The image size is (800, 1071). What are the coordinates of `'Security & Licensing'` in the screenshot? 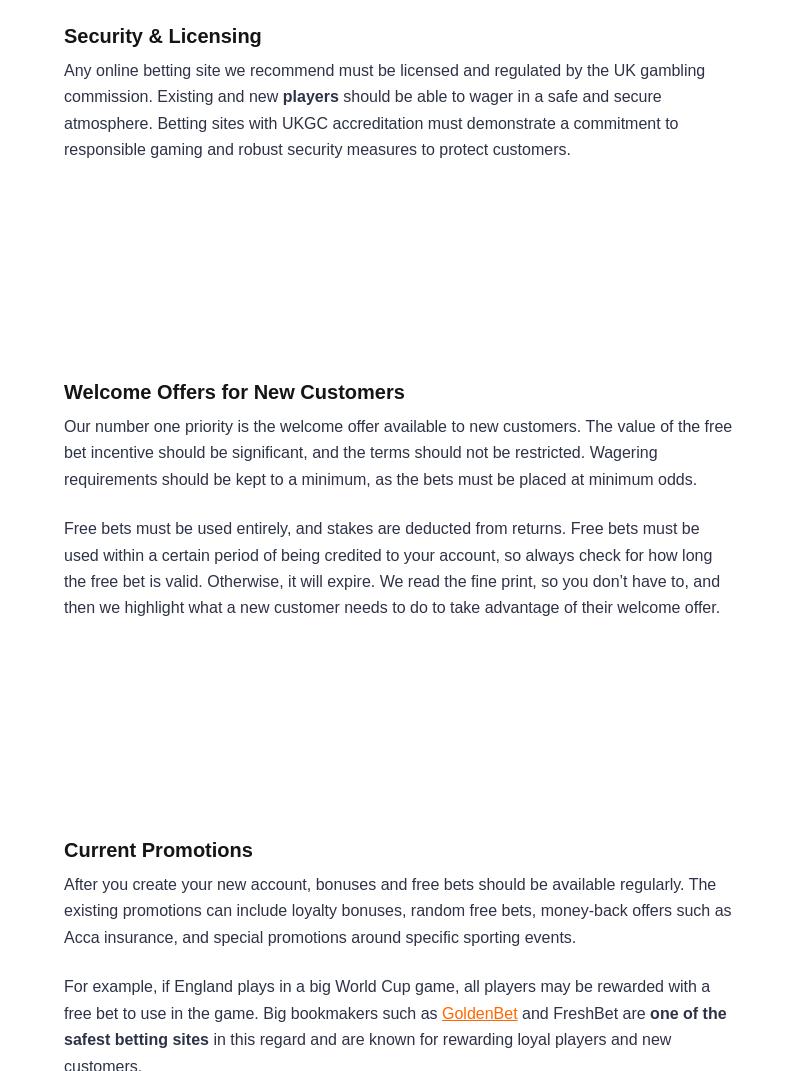 It's located at (63, 34).